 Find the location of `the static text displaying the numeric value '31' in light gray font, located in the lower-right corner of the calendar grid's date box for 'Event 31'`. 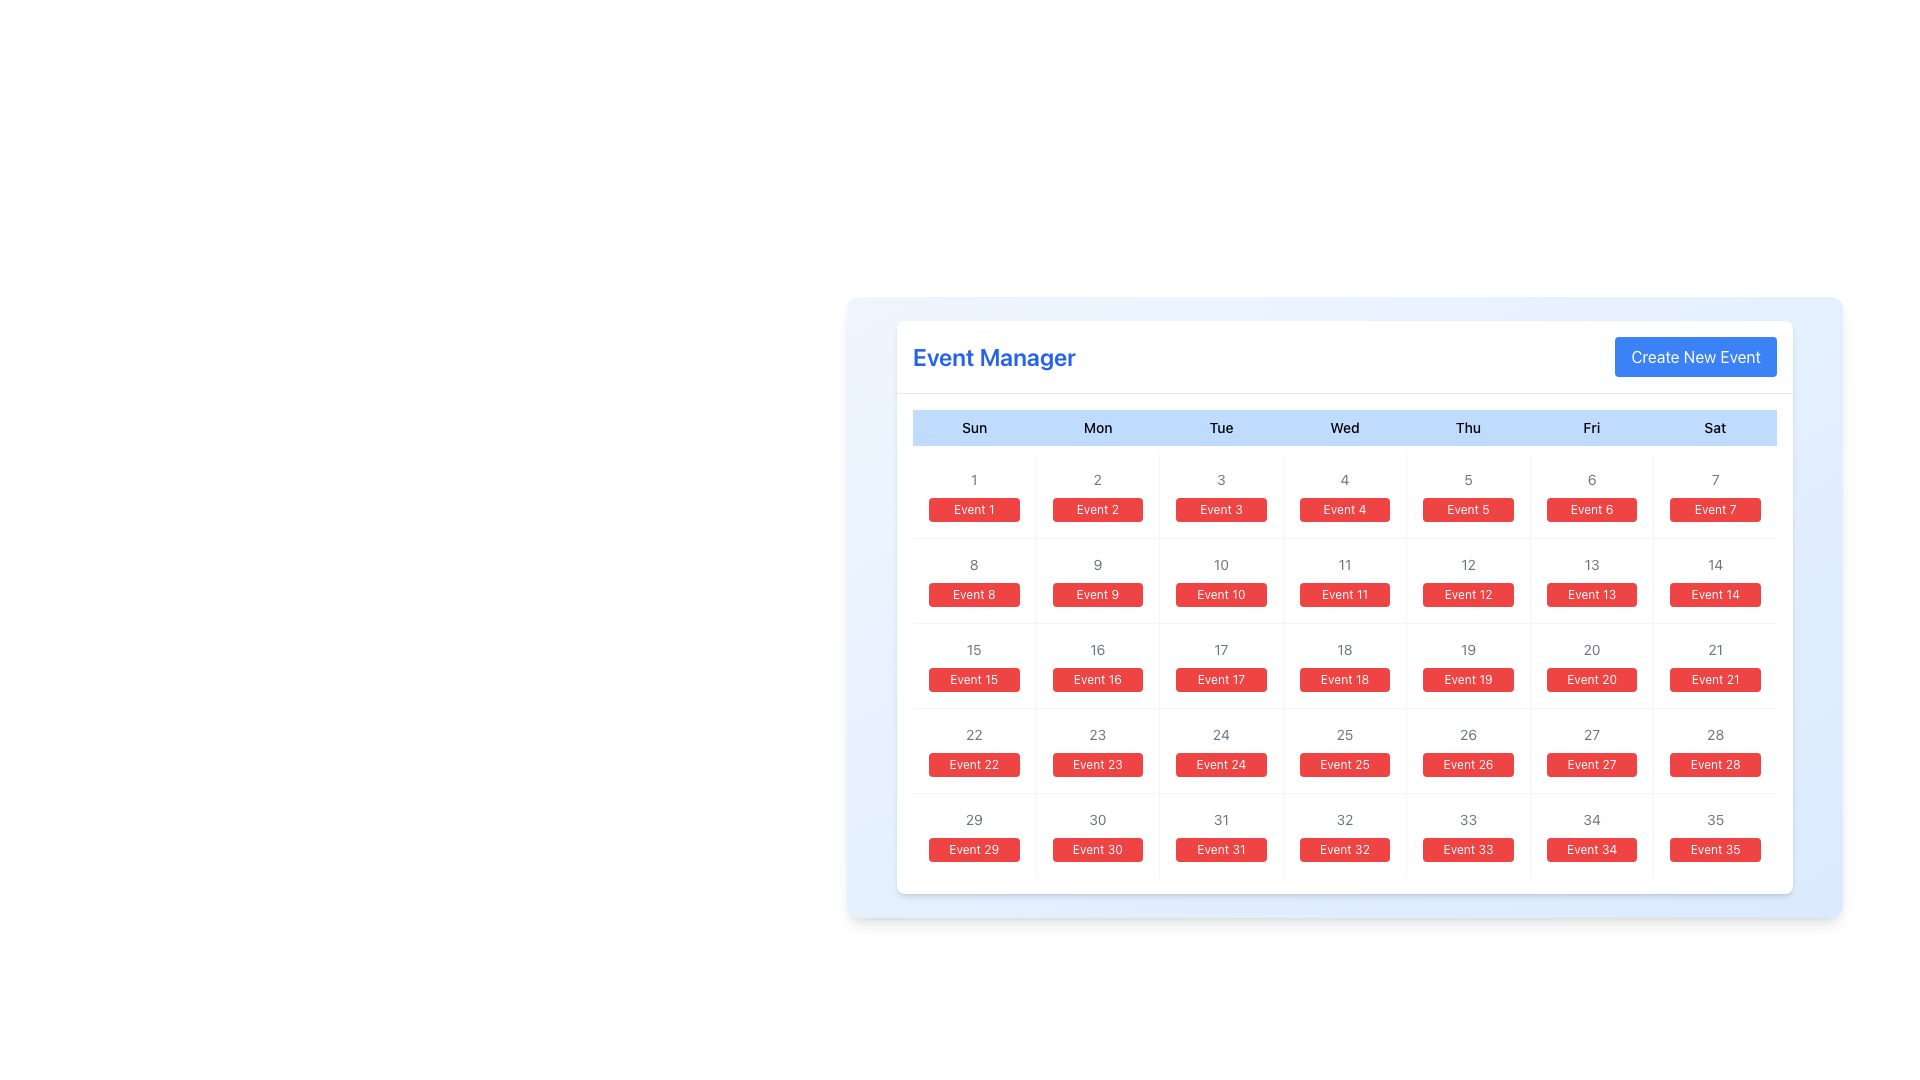

the static text displaying the numeric value '31' in light gray font, located in the lower-right corner of the calendar grid's date box for 'Event 31' is located at coordinates (1220, 820).